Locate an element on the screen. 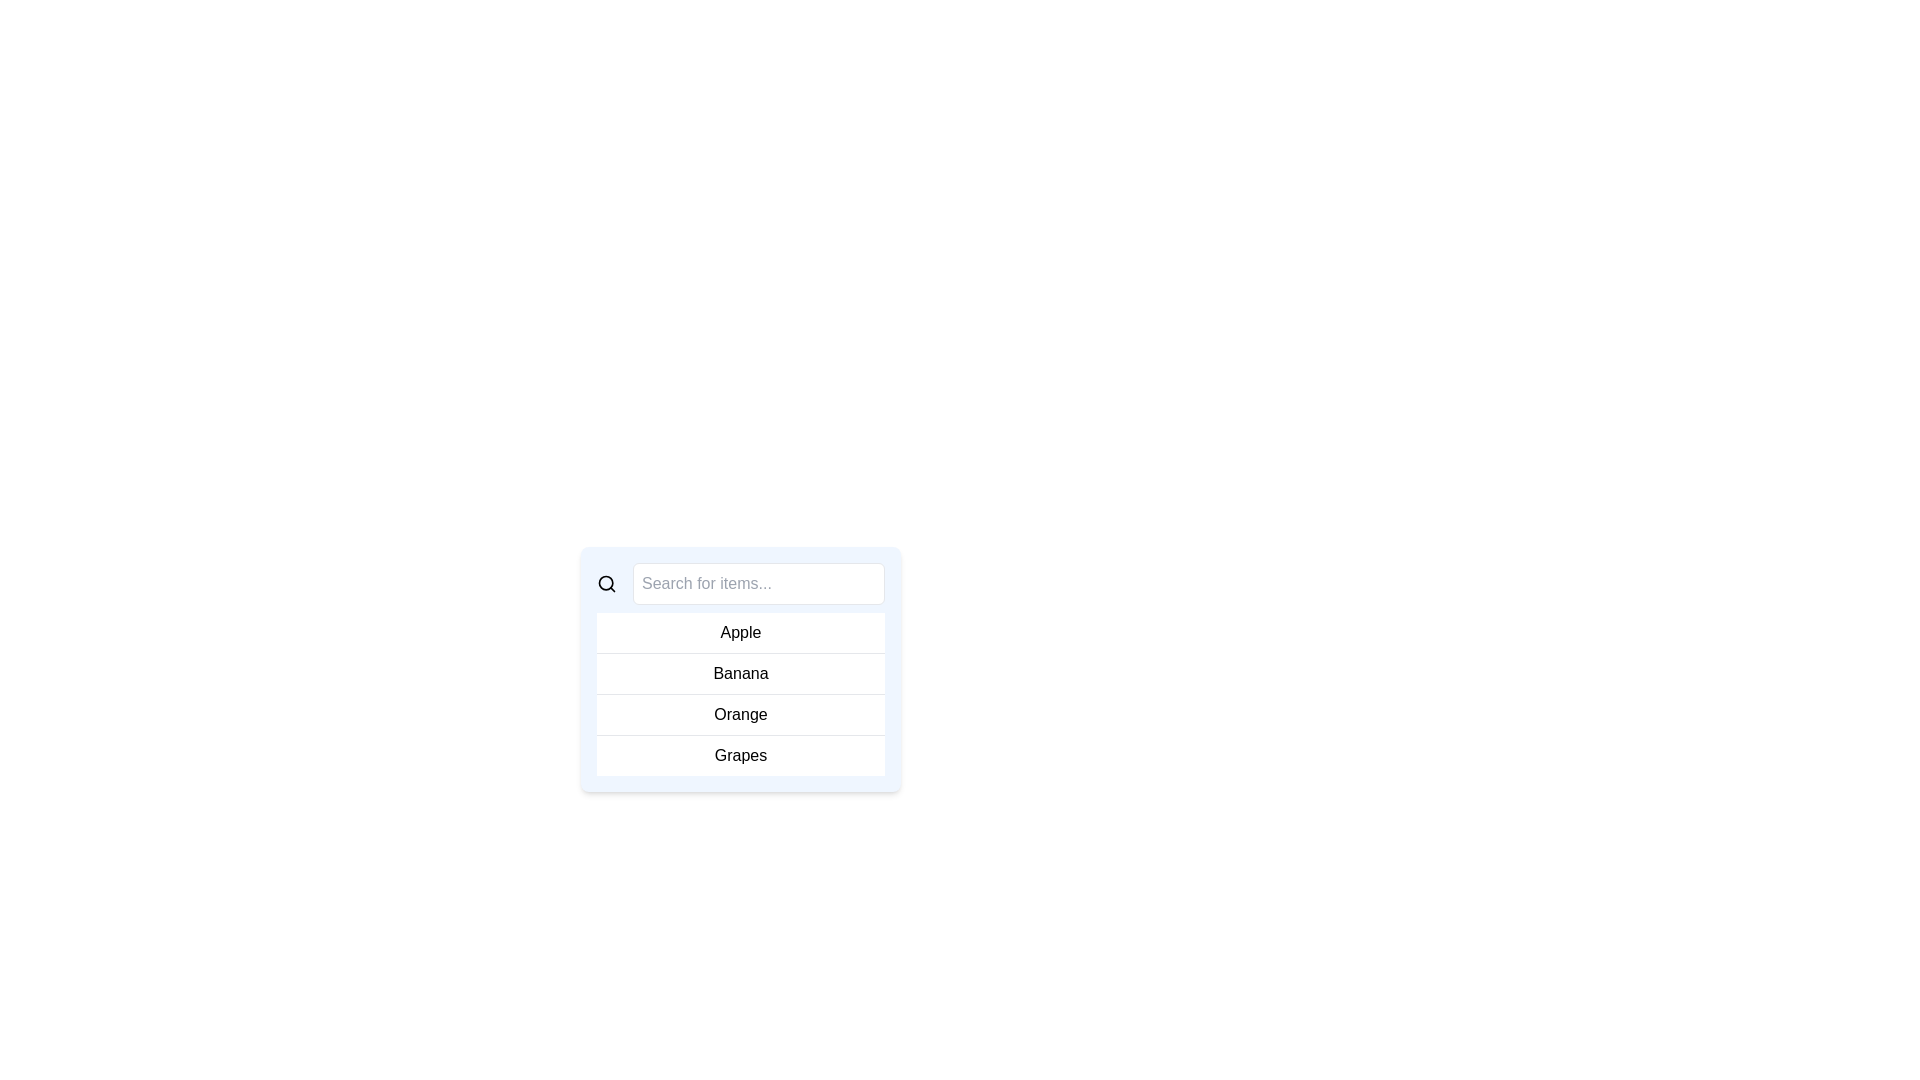  the magnifying glass icon, which serves as a visual cue for the search feature is located at coordinates (605, 583).